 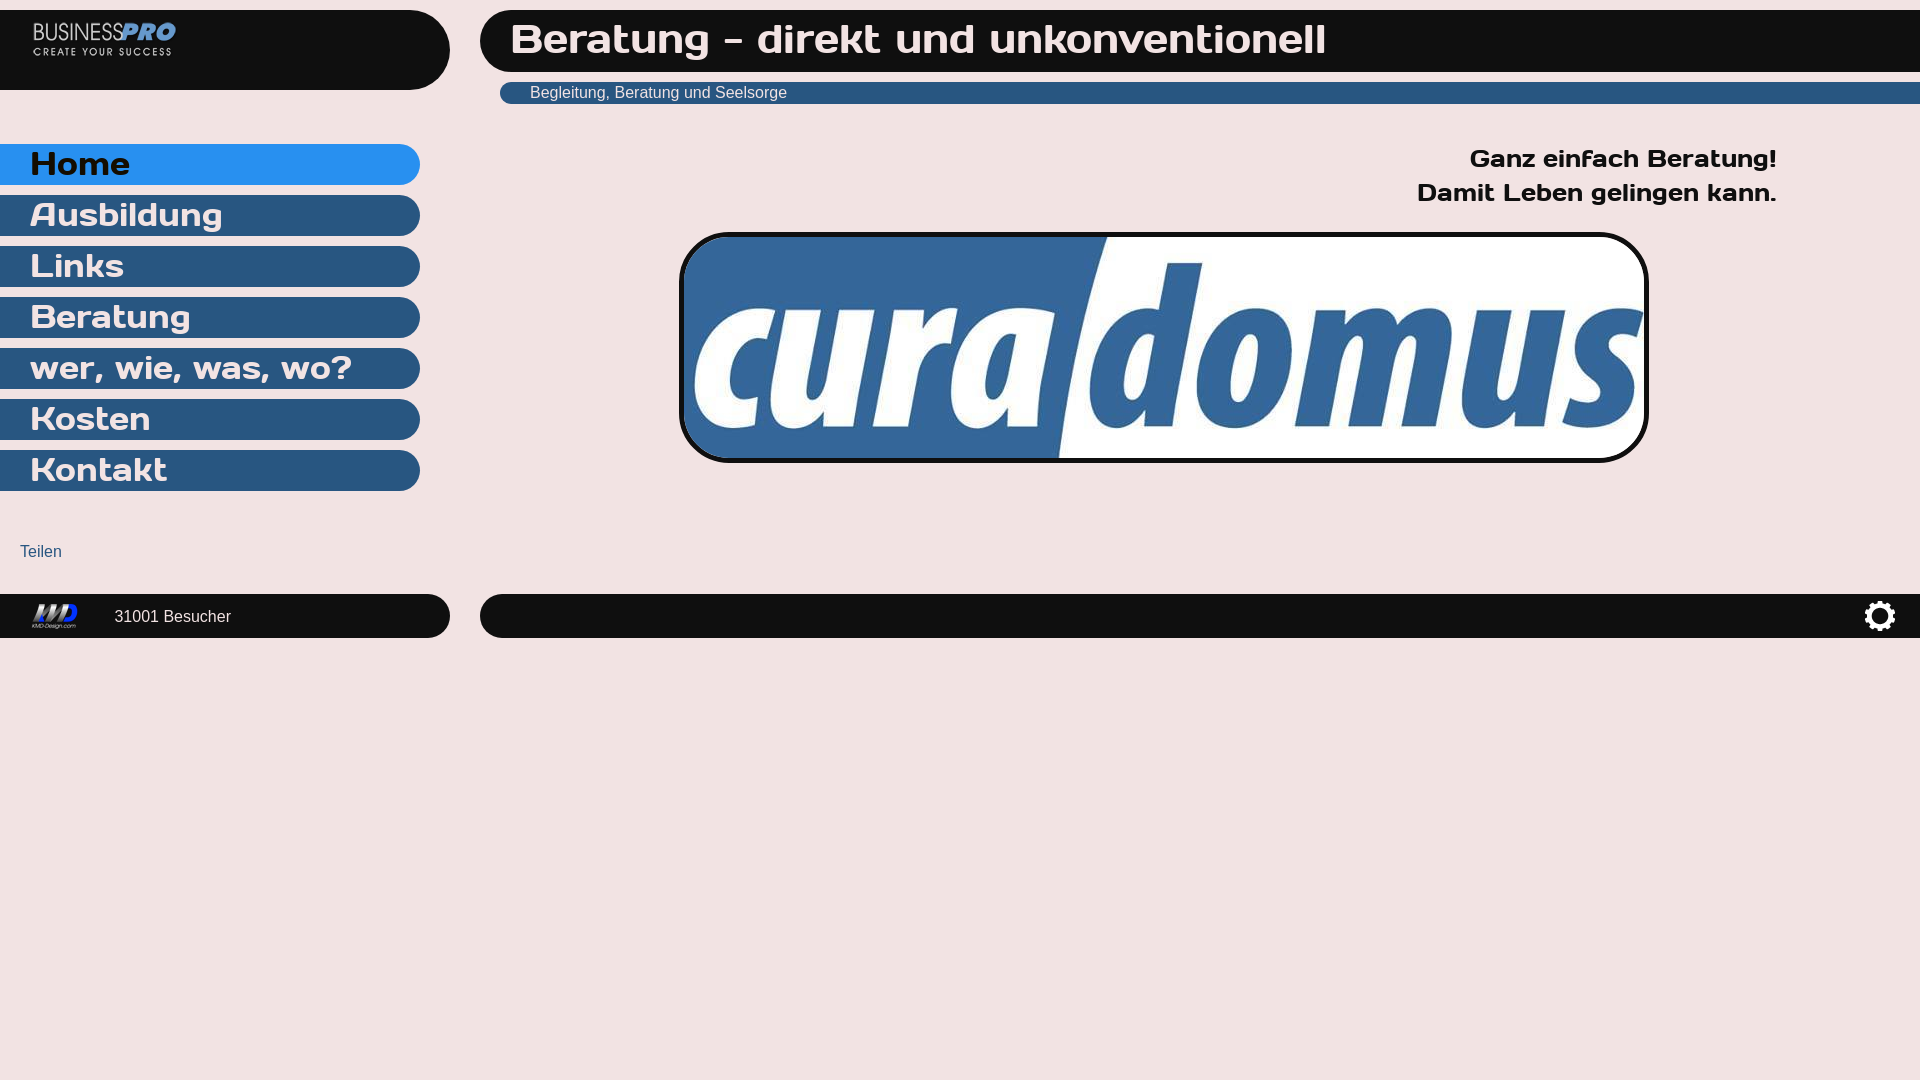 I want to click on 'Kontakt', so click(x=210, y=470).